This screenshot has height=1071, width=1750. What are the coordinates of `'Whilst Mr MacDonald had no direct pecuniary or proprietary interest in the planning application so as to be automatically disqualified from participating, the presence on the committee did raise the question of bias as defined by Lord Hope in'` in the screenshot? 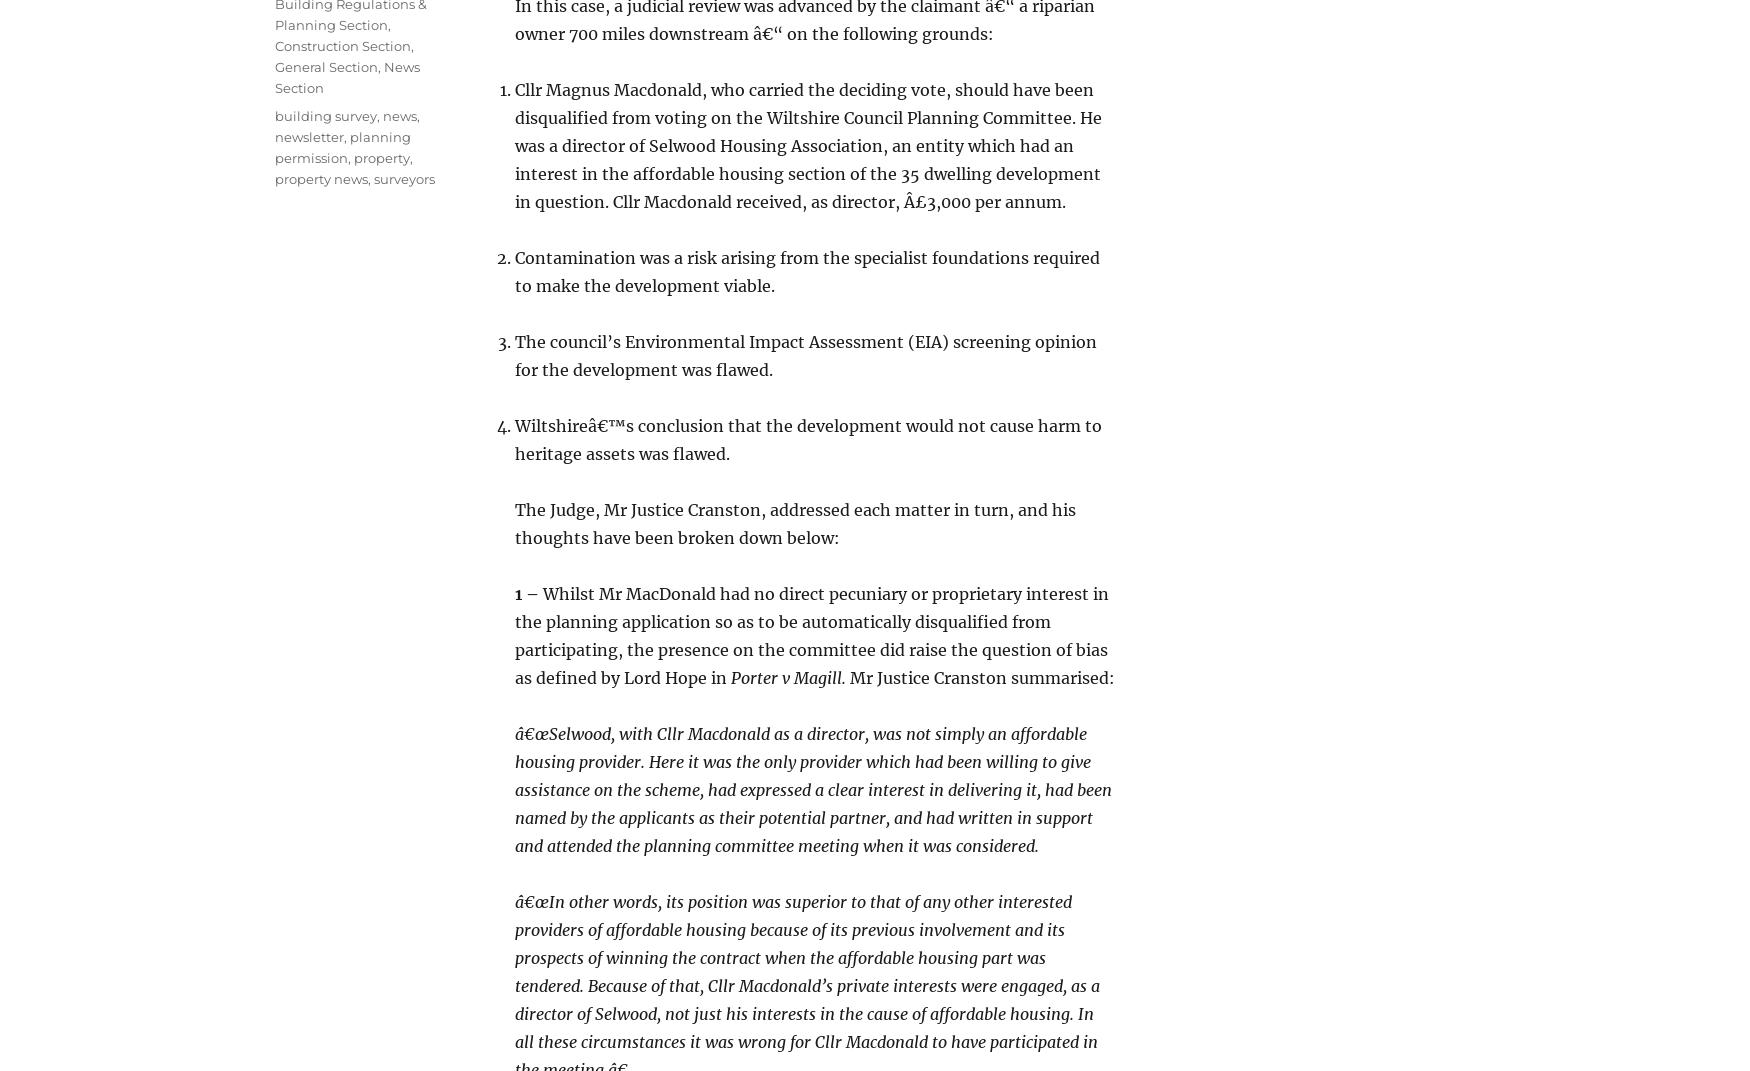 It's located at (811, 633).